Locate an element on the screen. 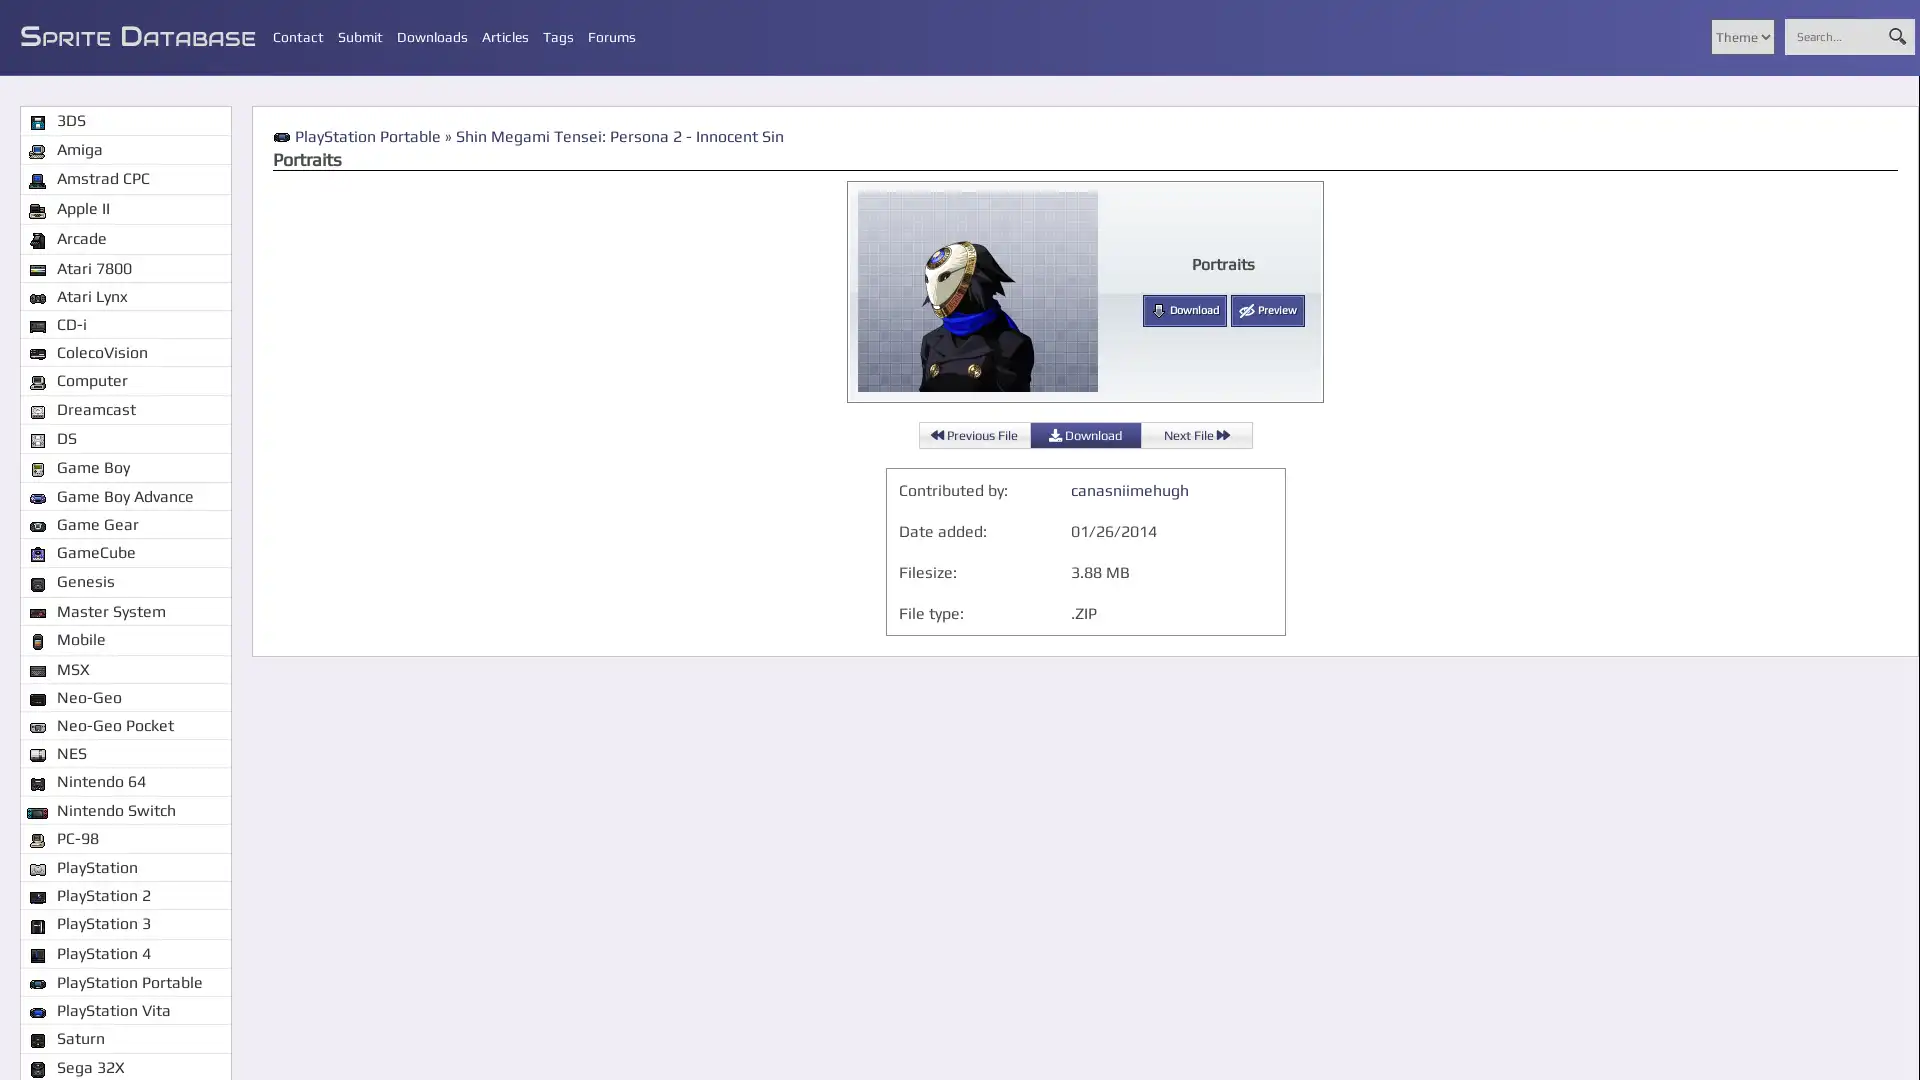 This screenshot has height=1080, width=1920. Preview is located at coordinates (1266, 311).